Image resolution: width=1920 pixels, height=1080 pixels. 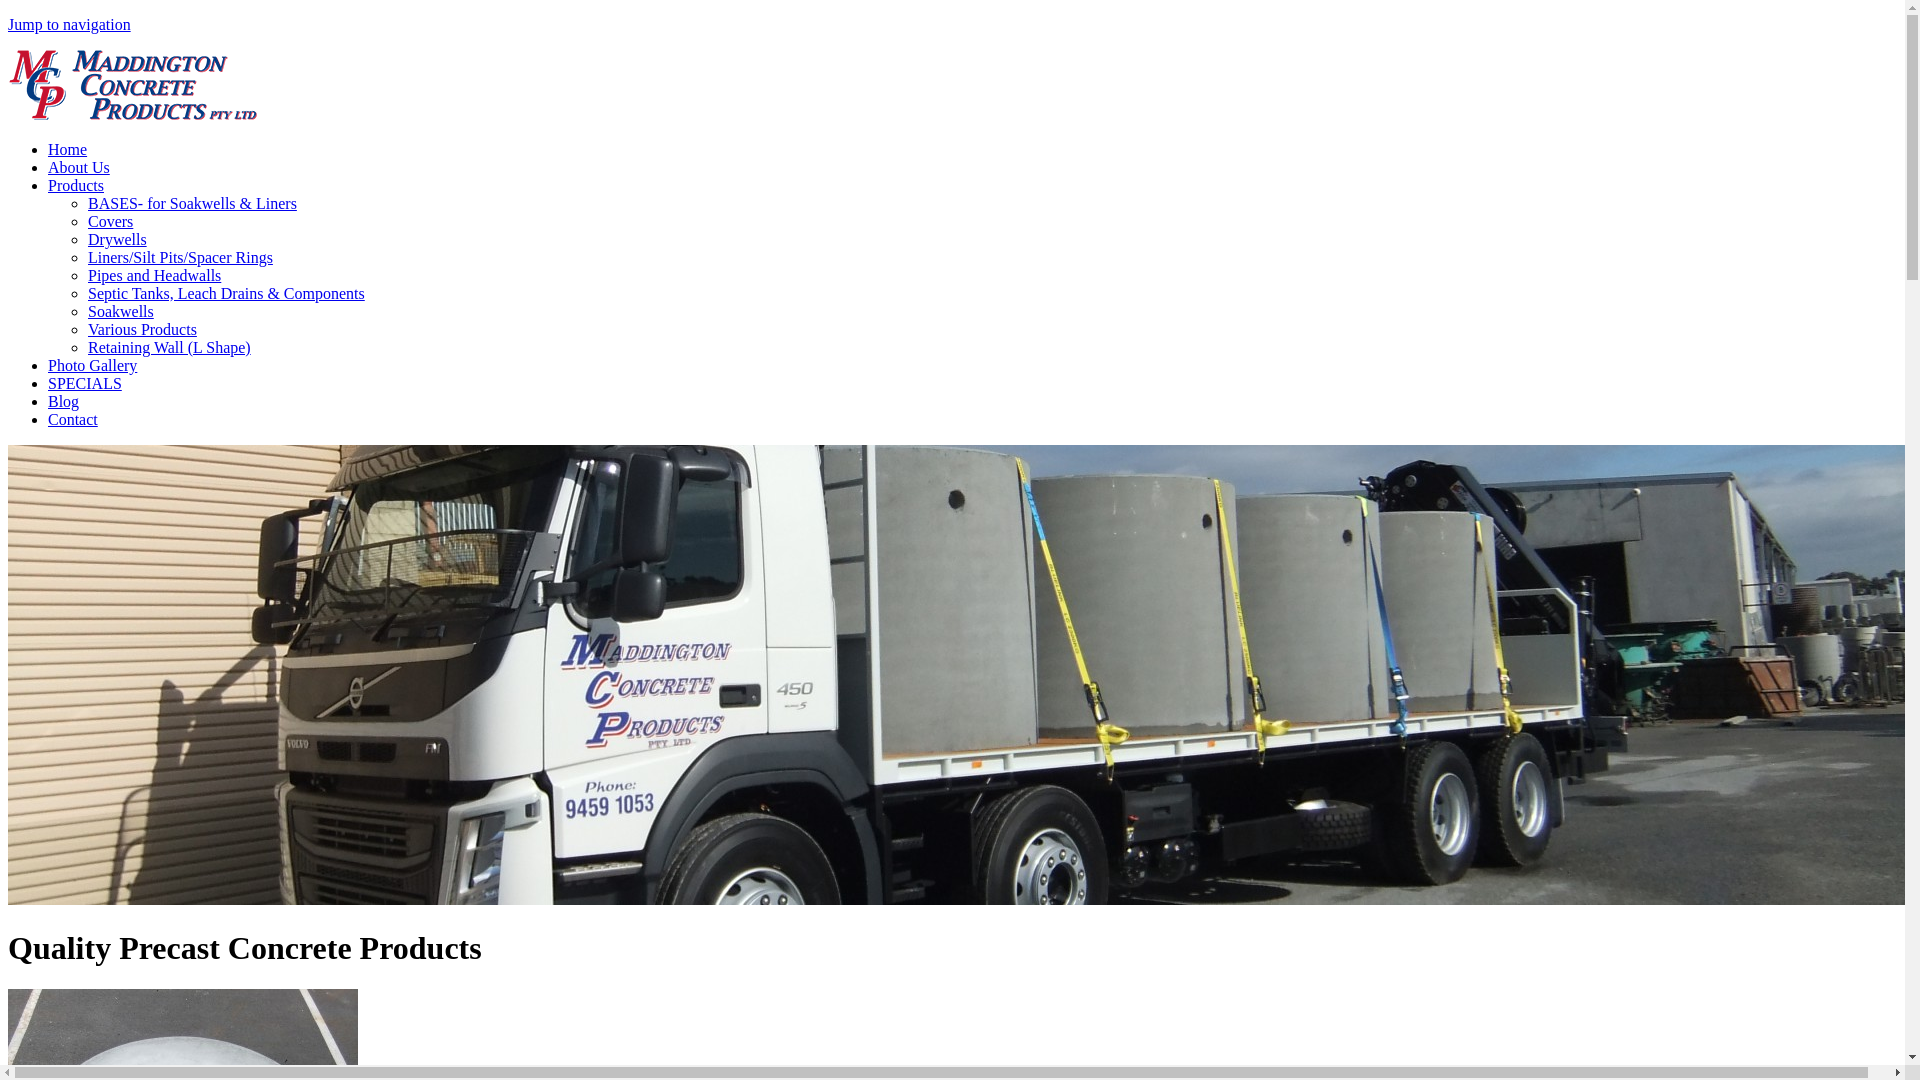 What do you see at coordinates (84, 383) in the screenshot?
I see `'SPECIALS'` at bounding box center [84, 383].